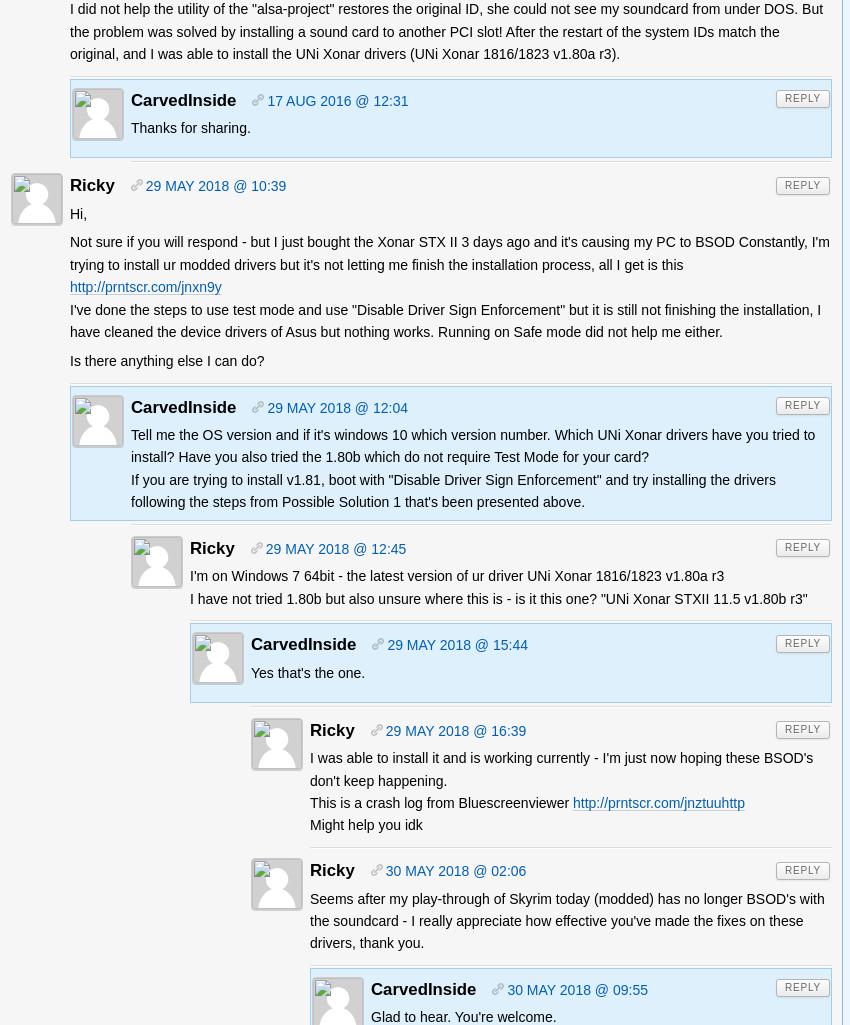 The height and width of the screenshot is (1025, 850). I want to click on 'Tell me the OS version and if it's windows 10 which version number. Which UNi Xonar drivers have you tried to install? Have you also tried the 1.80b which do not require Test Mode for your card?', so click(473, 444).